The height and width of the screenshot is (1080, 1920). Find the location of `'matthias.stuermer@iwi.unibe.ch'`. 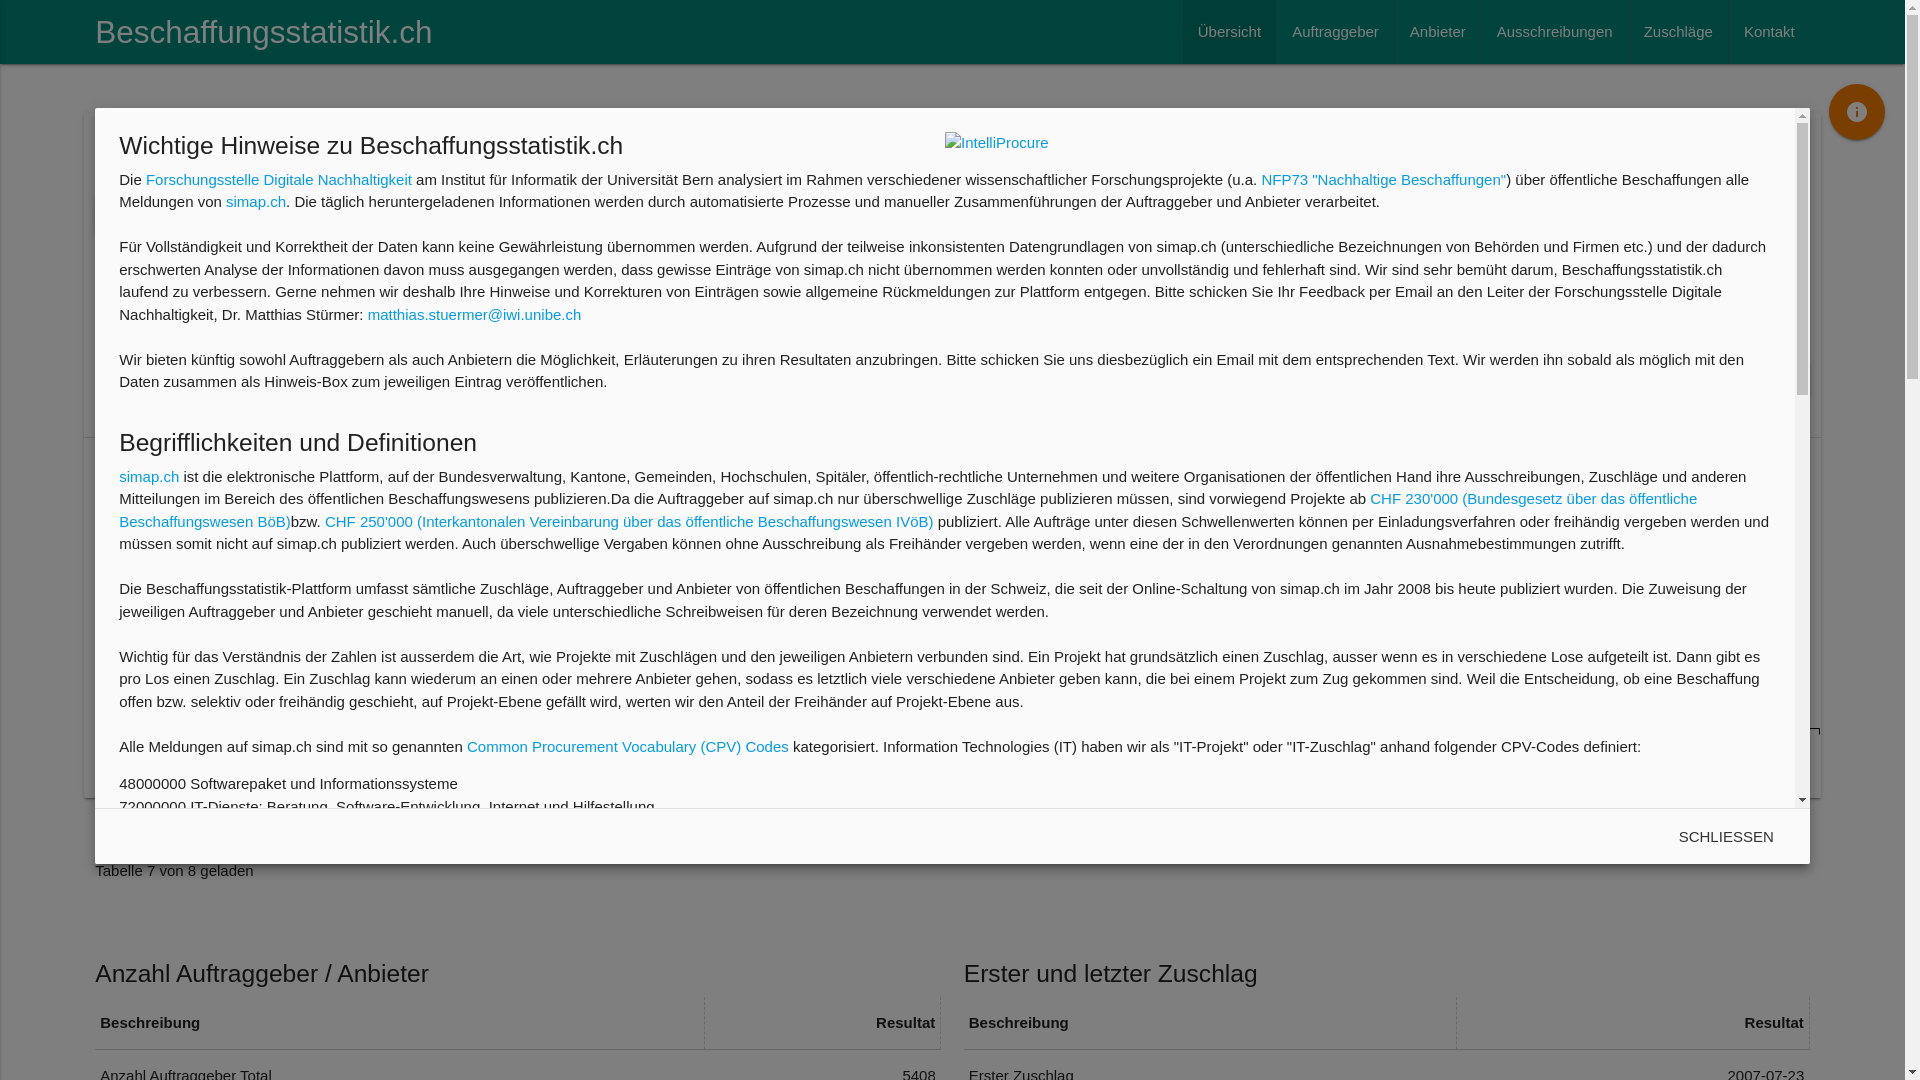

'matthias.stuermer@iwi.unibe.ch' is located at coordinates (474, 314).